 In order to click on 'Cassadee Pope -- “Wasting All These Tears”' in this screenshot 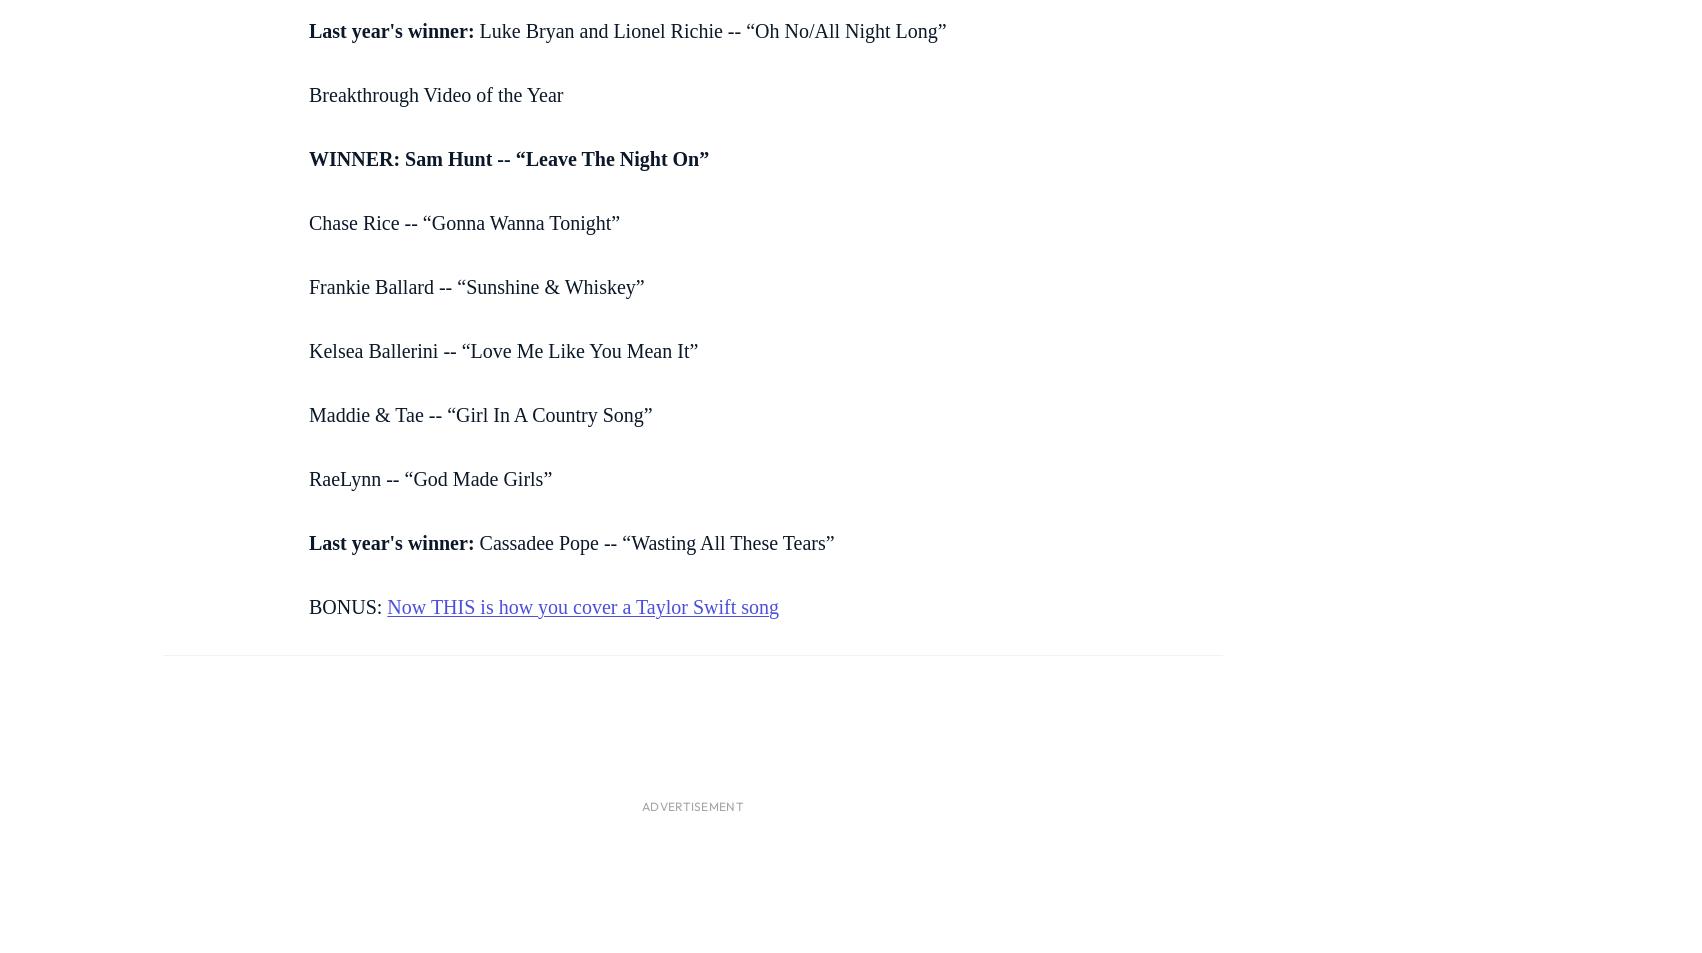, I will do `click(654, 541)`.